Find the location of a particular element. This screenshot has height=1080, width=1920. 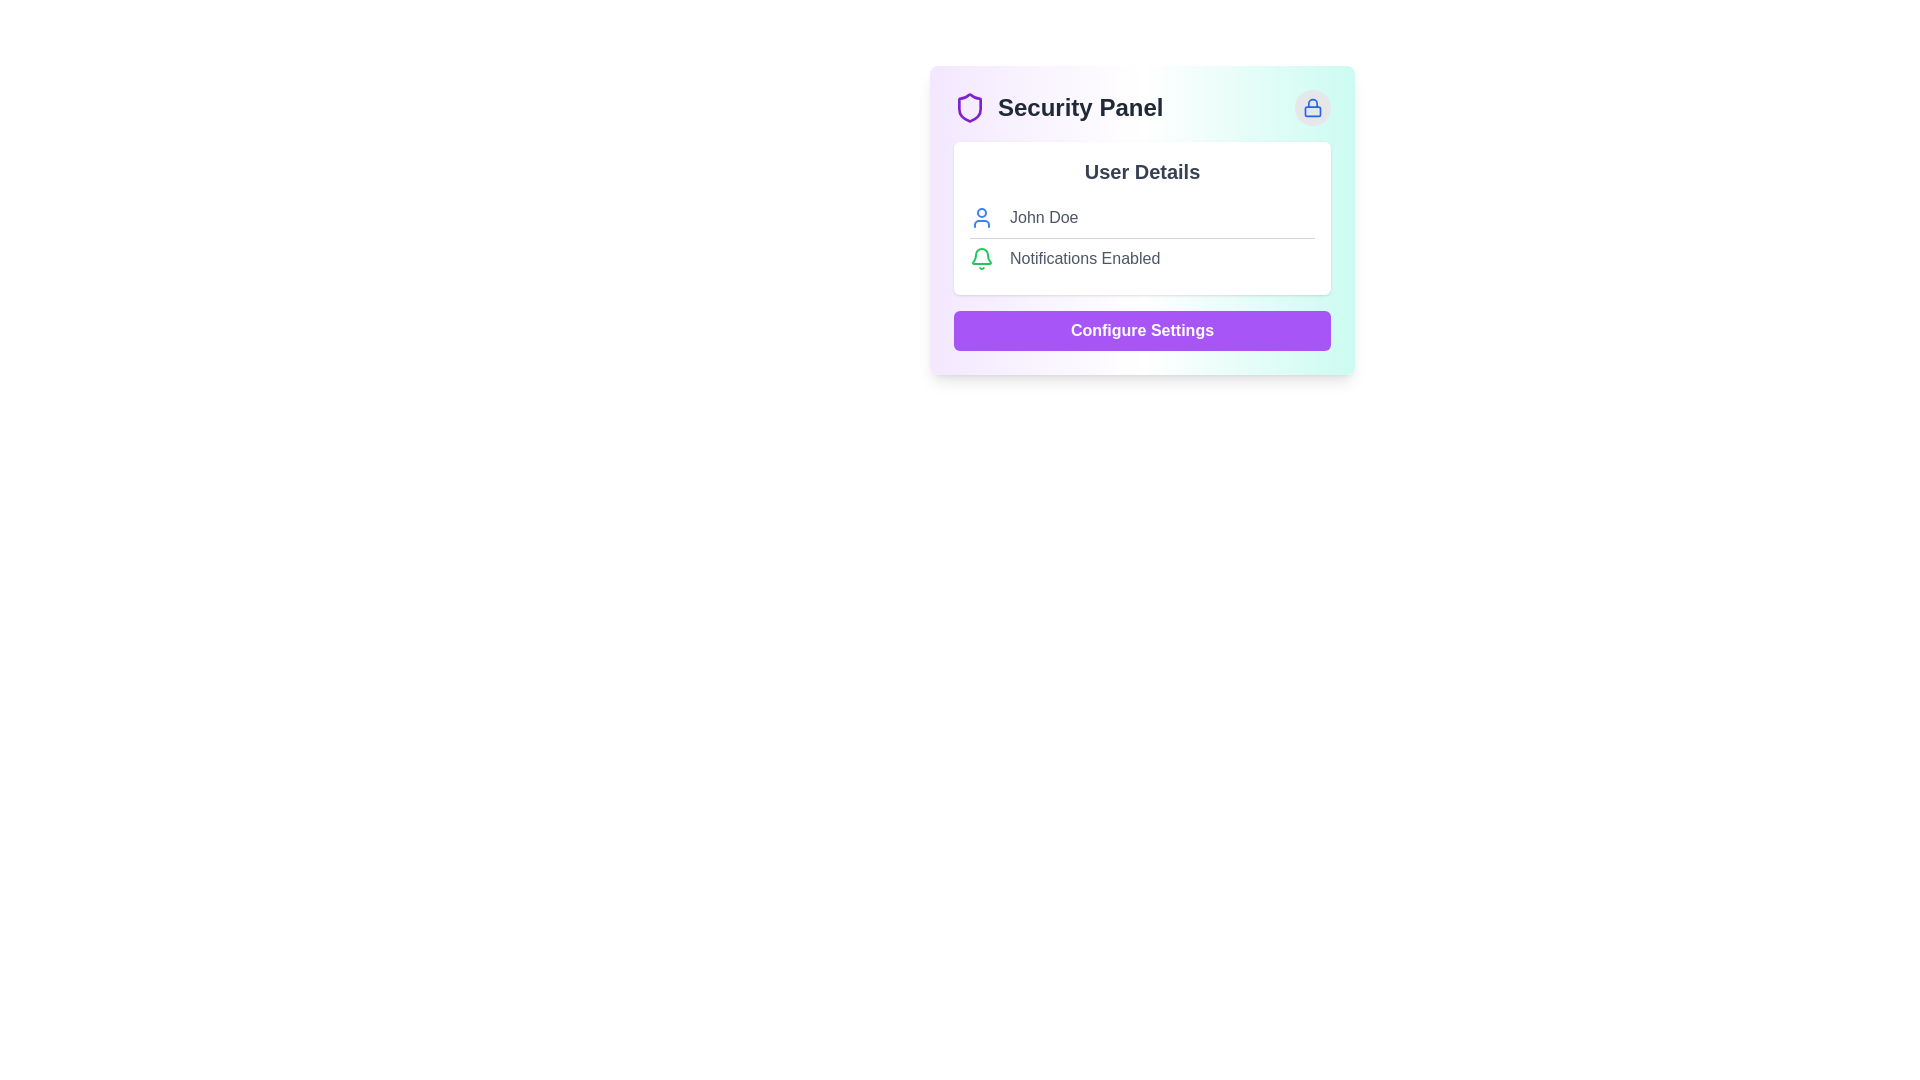

the 'User Details' section within the gradient panel is located at coordinates (1142, 220).